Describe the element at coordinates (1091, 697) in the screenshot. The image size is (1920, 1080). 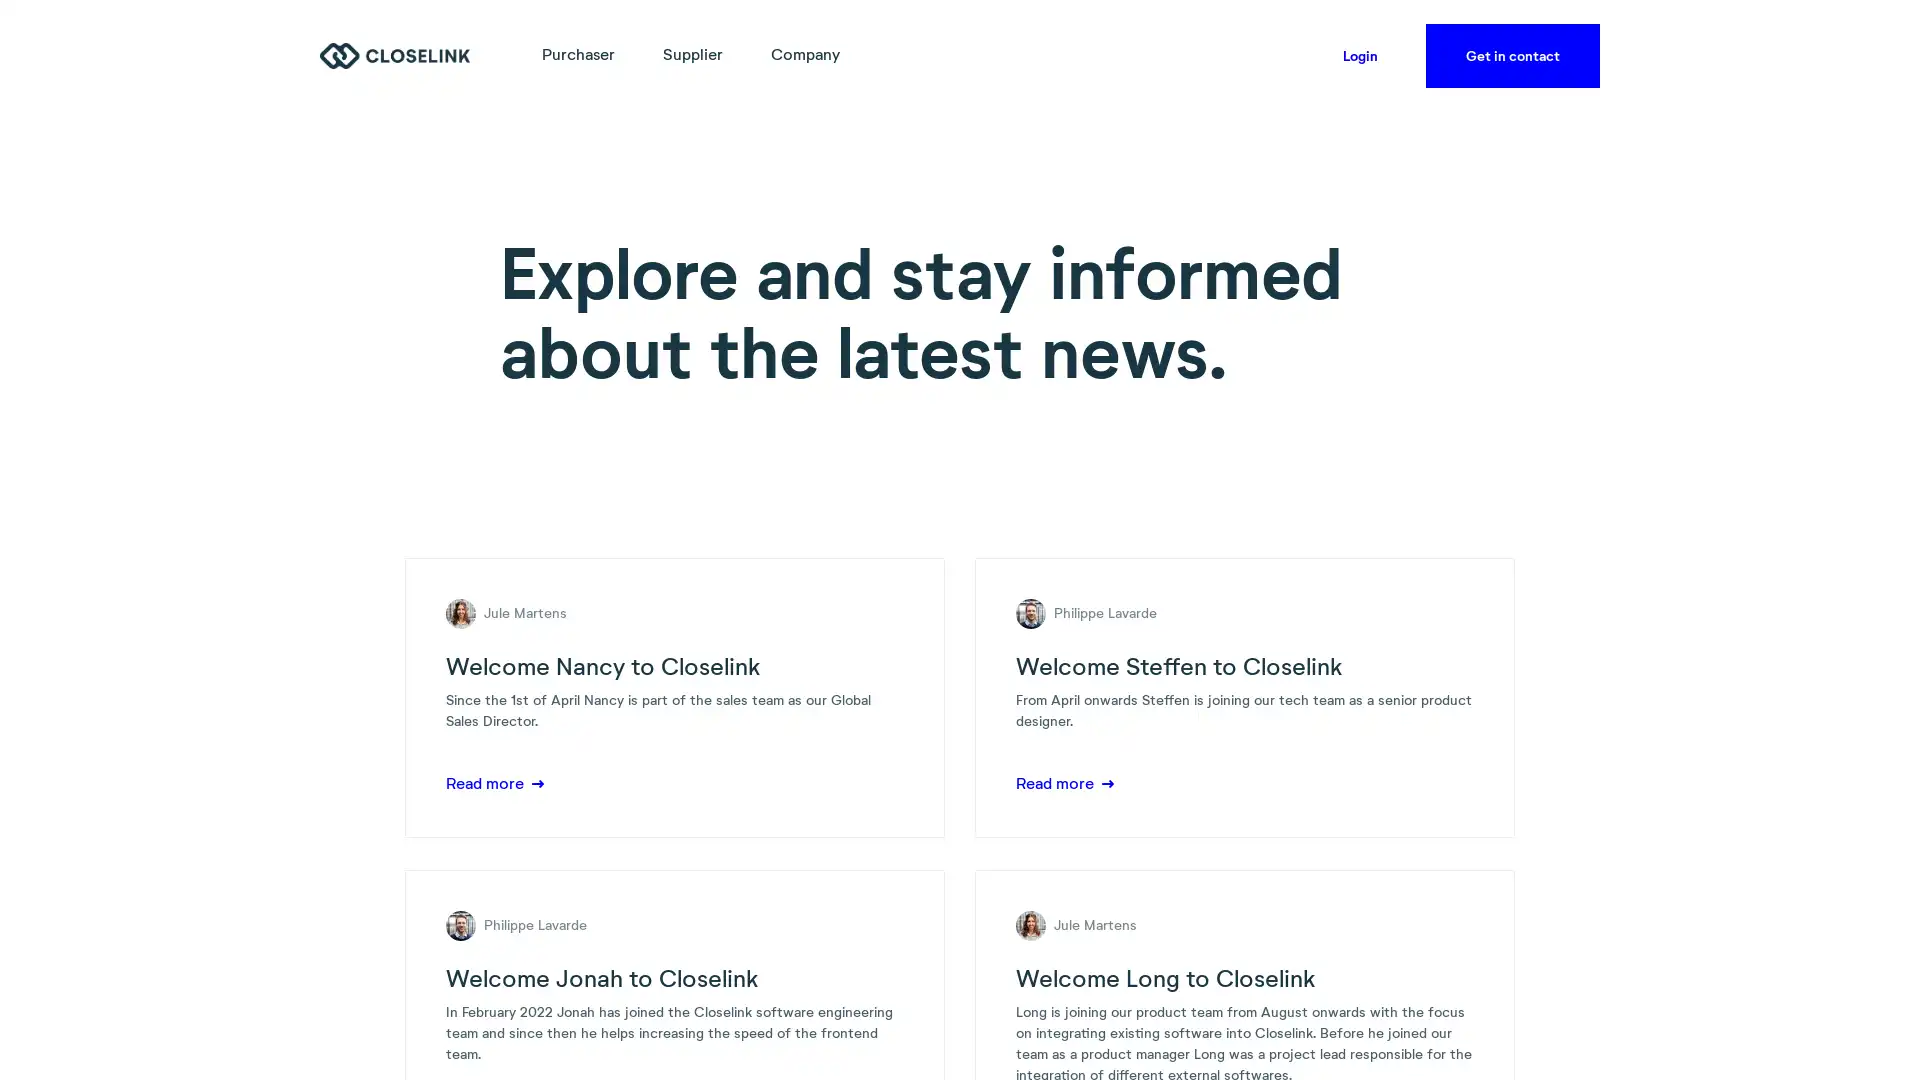
I see `Accept all` at that location.